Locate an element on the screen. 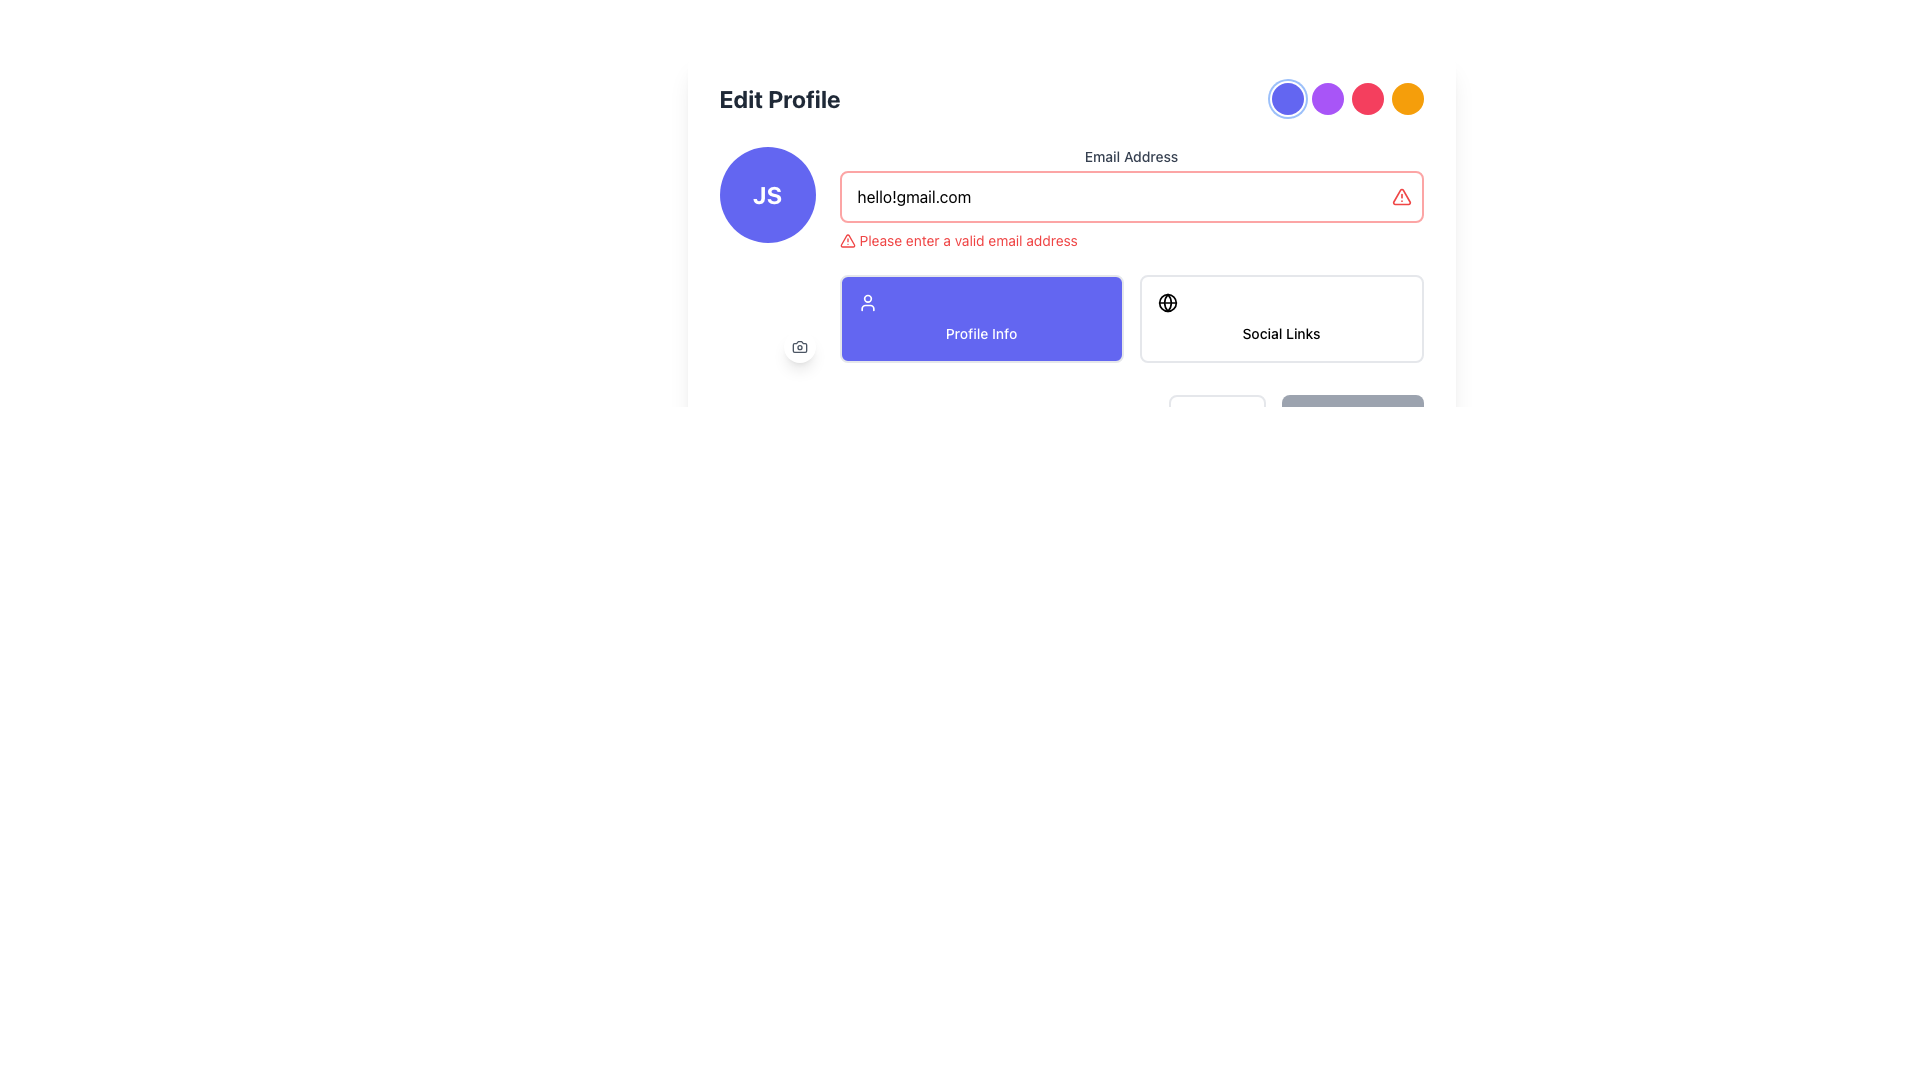 The height and width of the screenshot is (1080, 1920). the first circular button in the top-right section of the interface is located at coordinates (1287, 99).